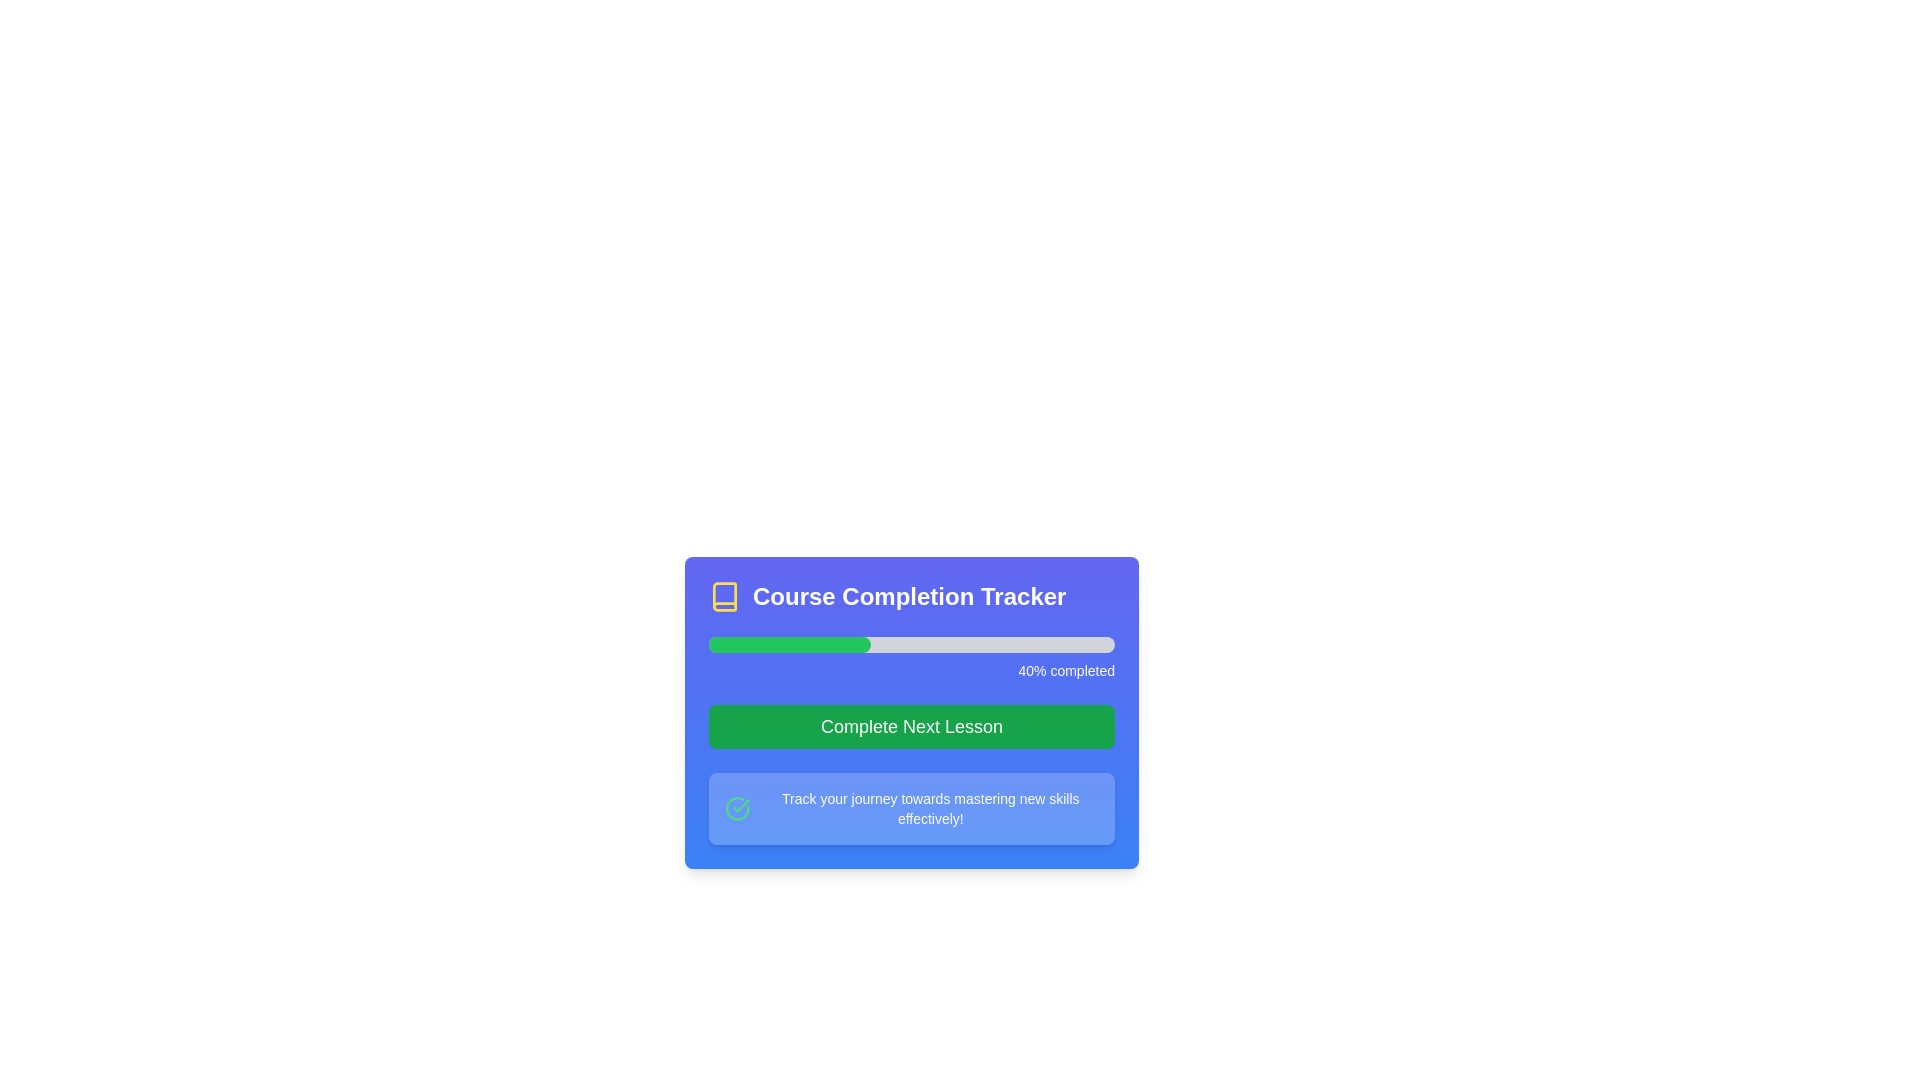 The width and height of the screenshot is (1920, 1080). Describe the element at coordinates (908, 596) in the screenshot. I see `the static text label that reads 'Course Completion Tracker', which is styled with a large font size, bold weight, and white color on a purple background` at that location.